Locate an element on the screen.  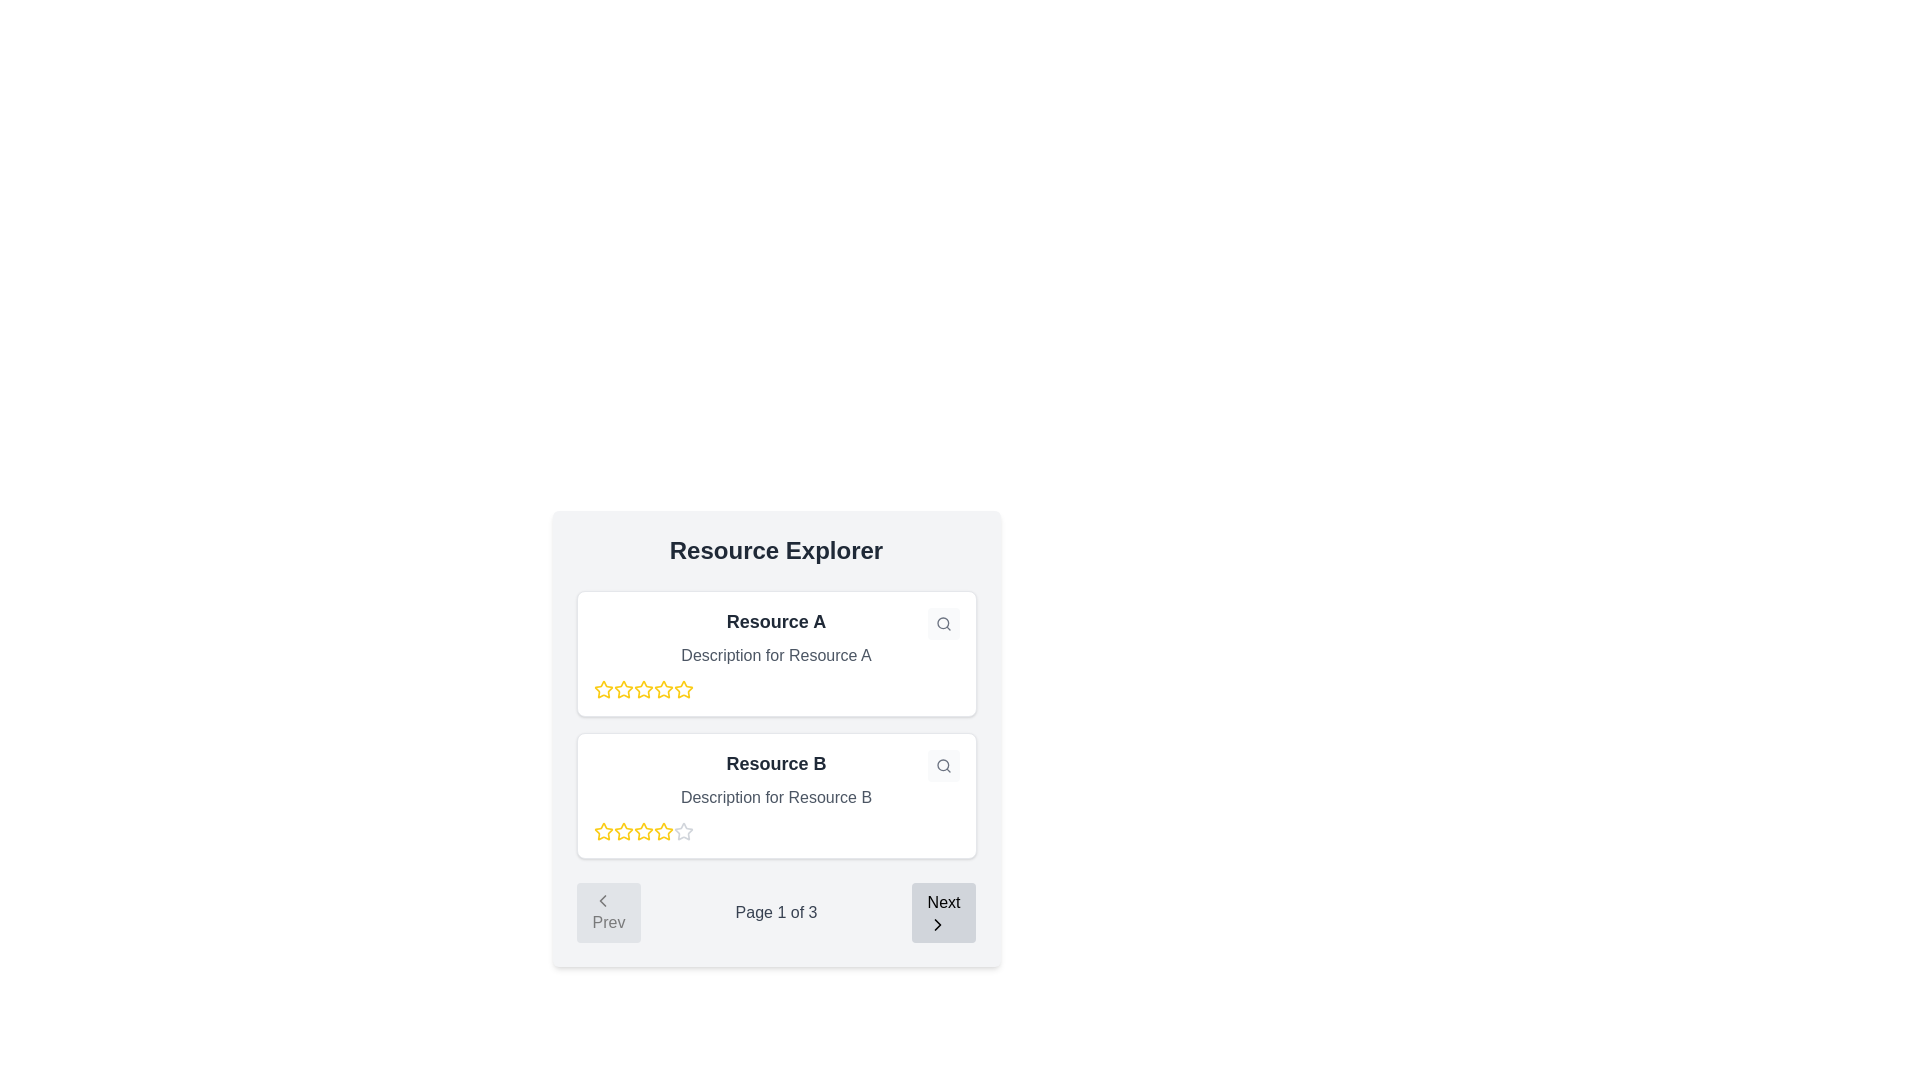
keyboard navigation is located at coordinates (622, 688).